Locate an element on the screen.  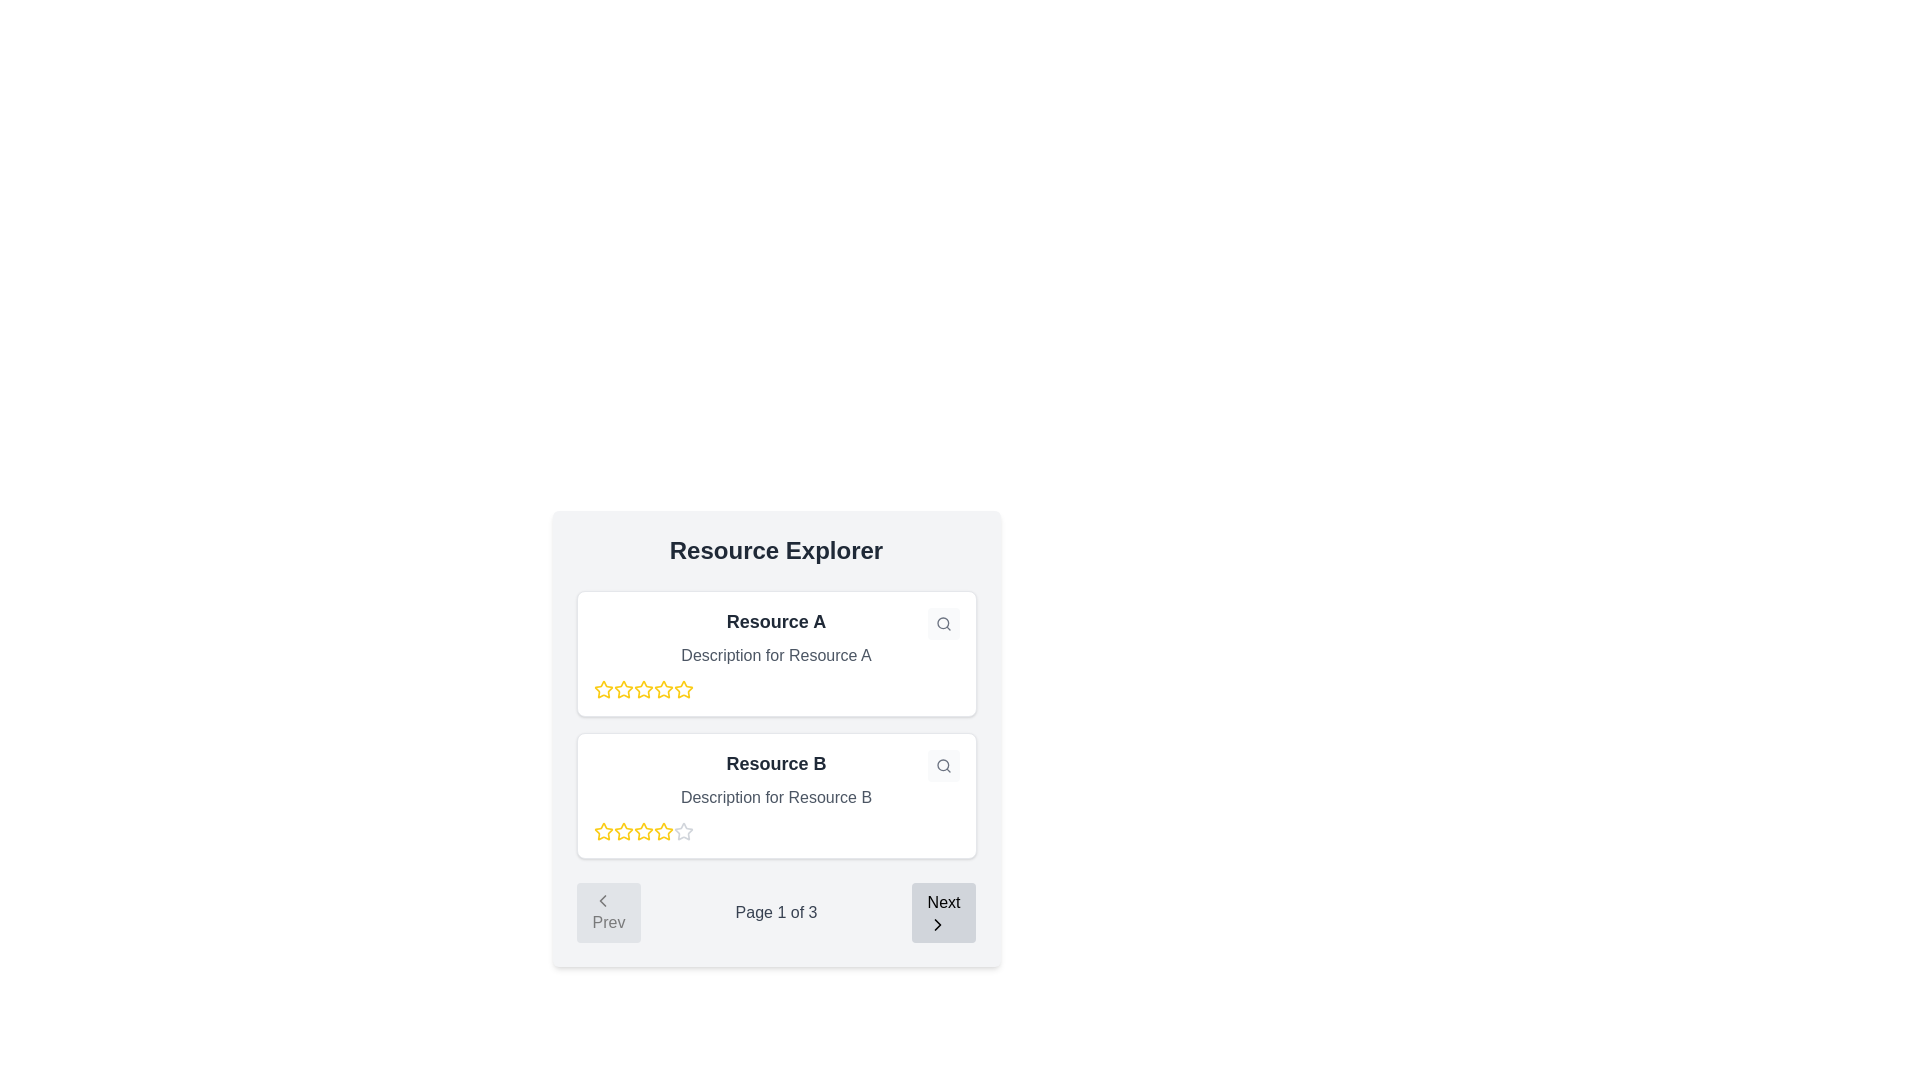
keyboard navigation is located at coordinates (622, 688).